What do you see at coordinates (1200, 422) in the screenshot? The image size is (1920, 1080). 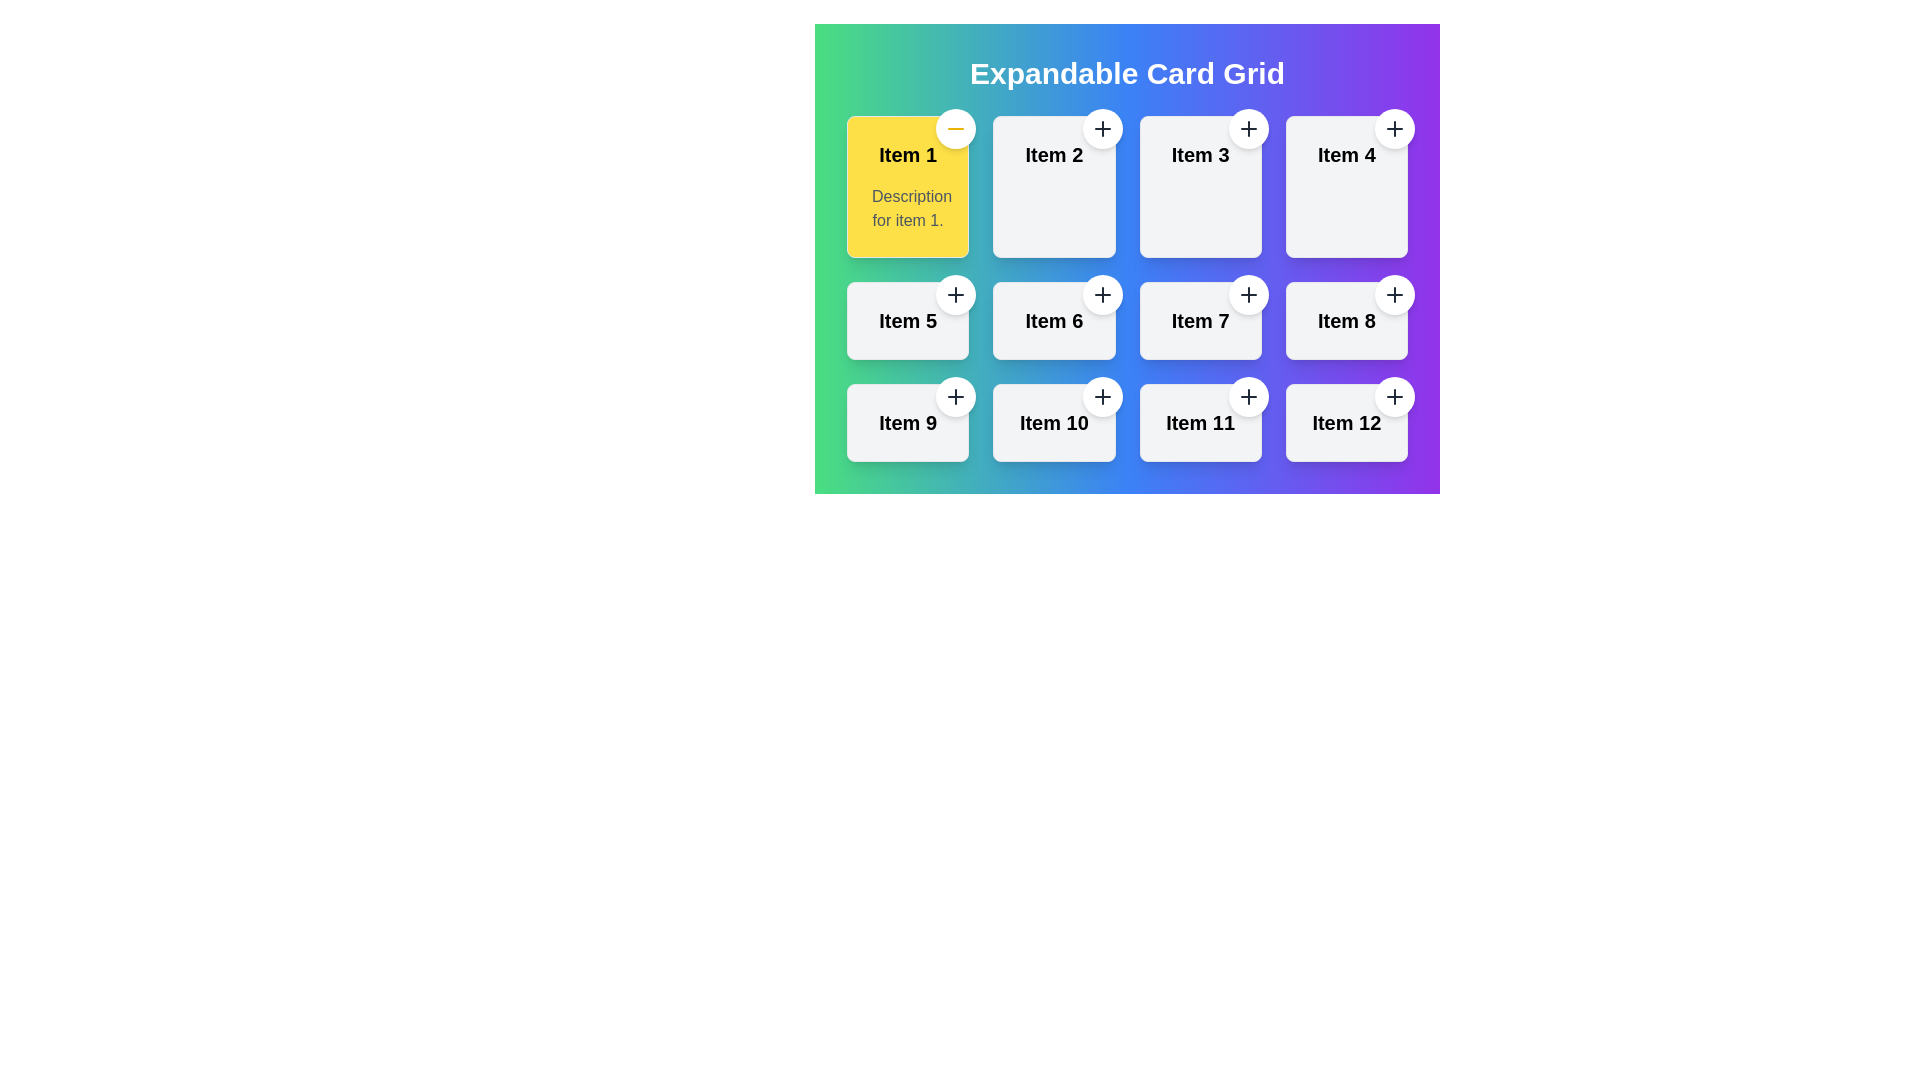 I see `the text label located in the bottom-right corner of the grid layout, which identifies the specific grid item it belongs to` at bounding box center [1200, 422].